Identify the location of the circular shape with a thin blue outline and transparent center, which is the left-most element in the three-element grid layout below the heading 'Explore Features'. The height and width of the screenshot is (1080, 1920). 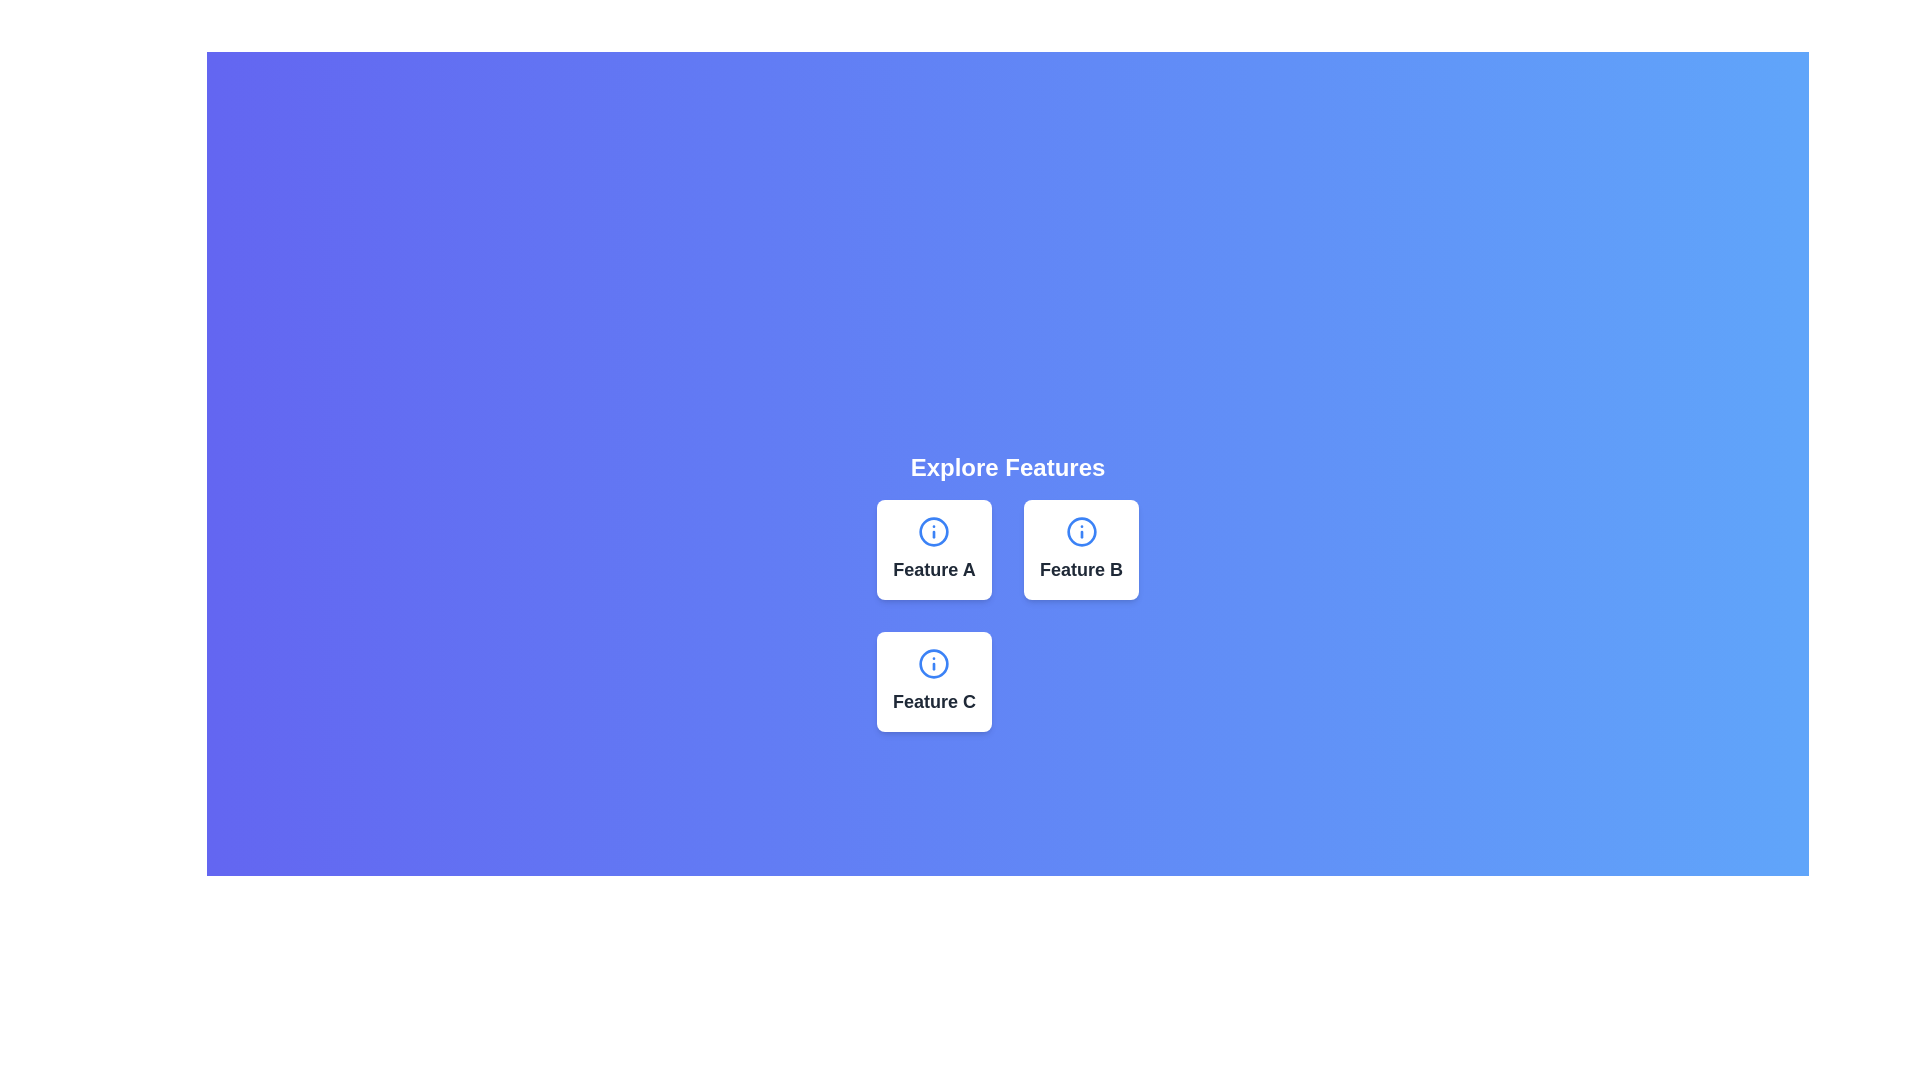
(933, 531).